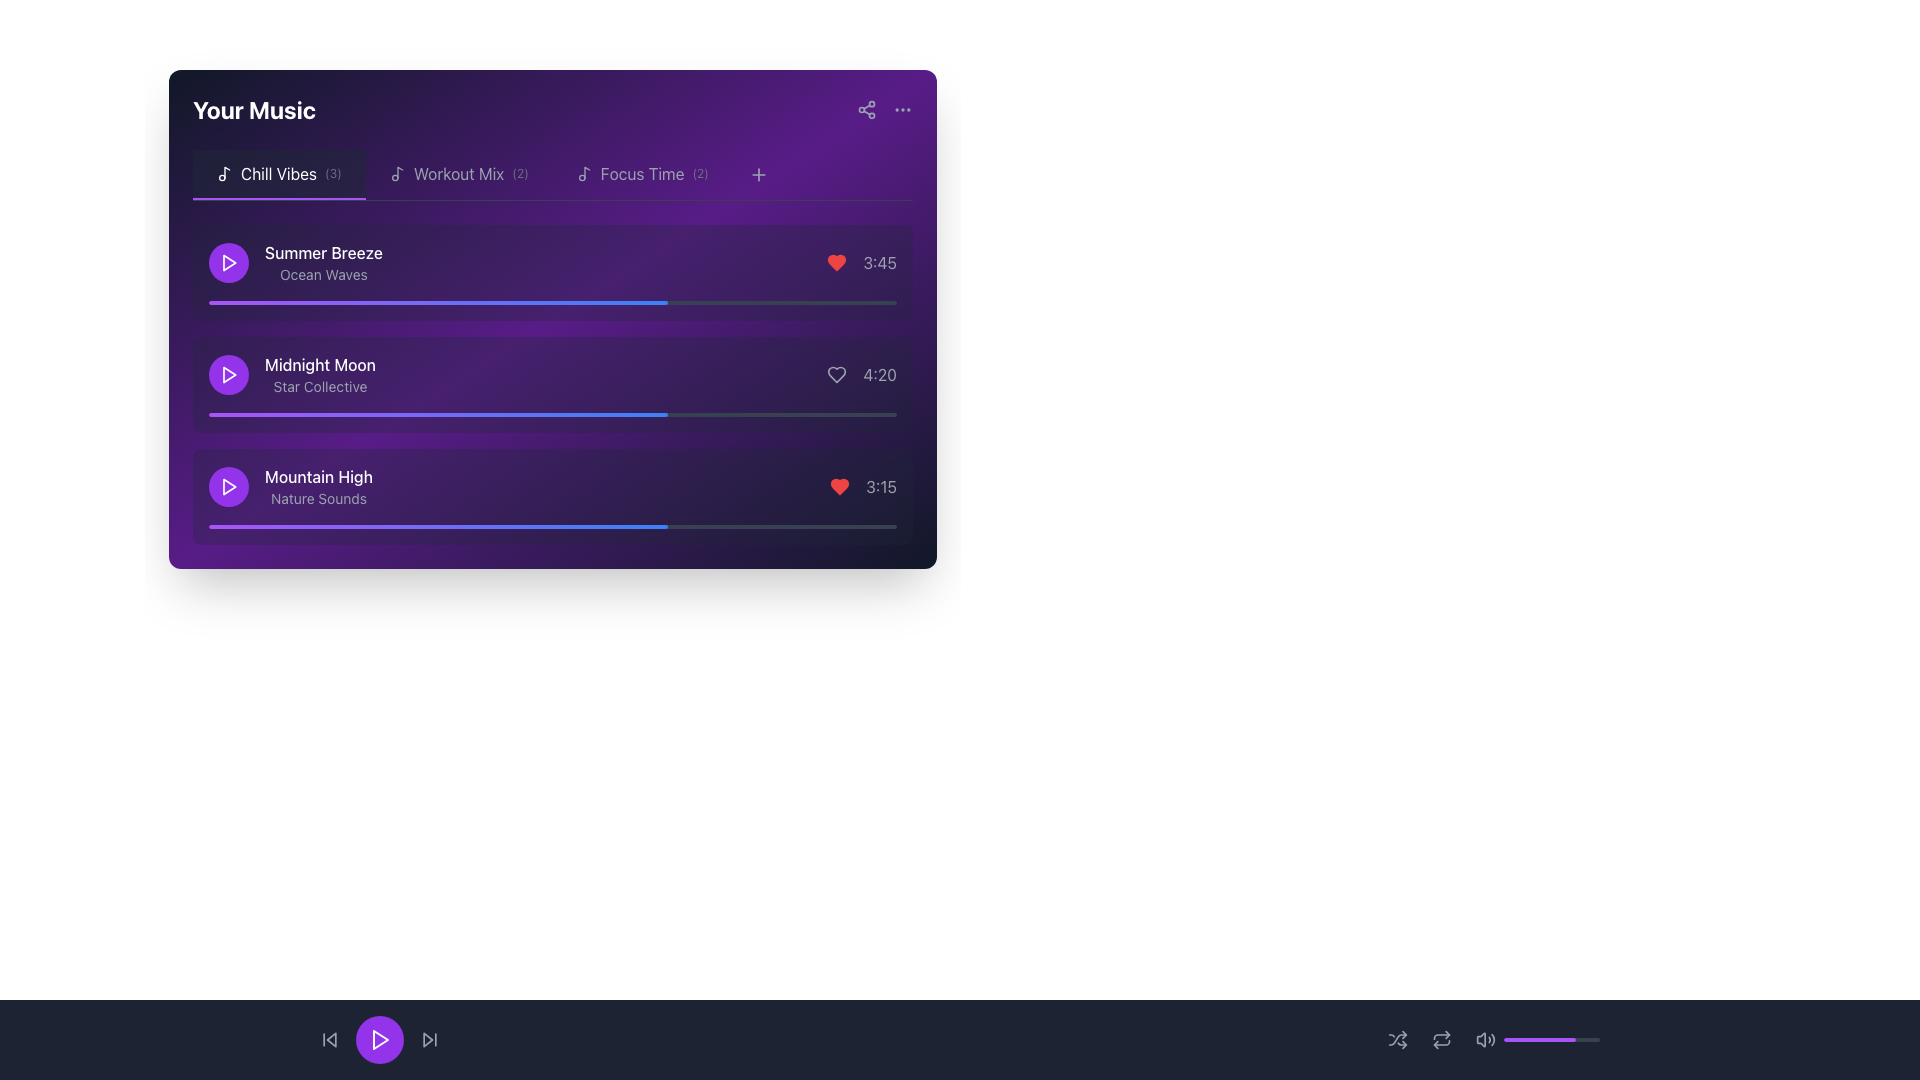  What do you see at coordinates (862, 261) in the screenshot?
I see `displayed time duration '3:45' from the Favorite marker with heart icon located at the rightmost end of the 'Summer Breeze' list item row` at bounding box center [862, 261].